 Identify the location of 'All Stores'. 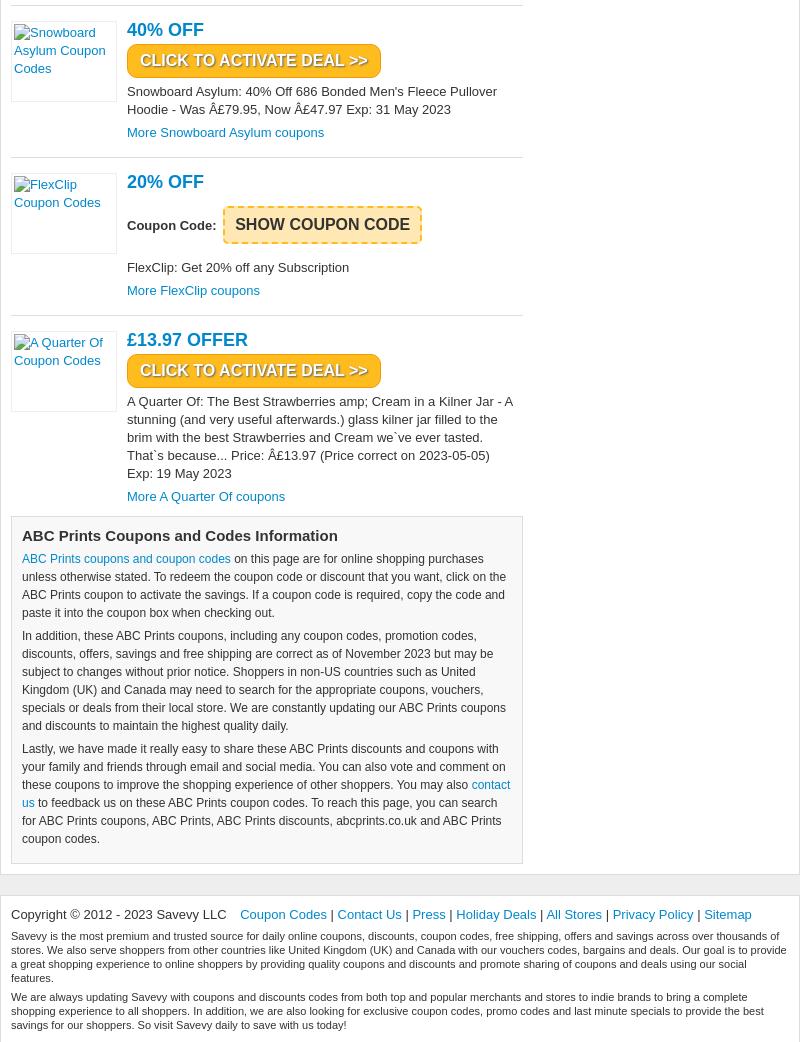
(573, 913).